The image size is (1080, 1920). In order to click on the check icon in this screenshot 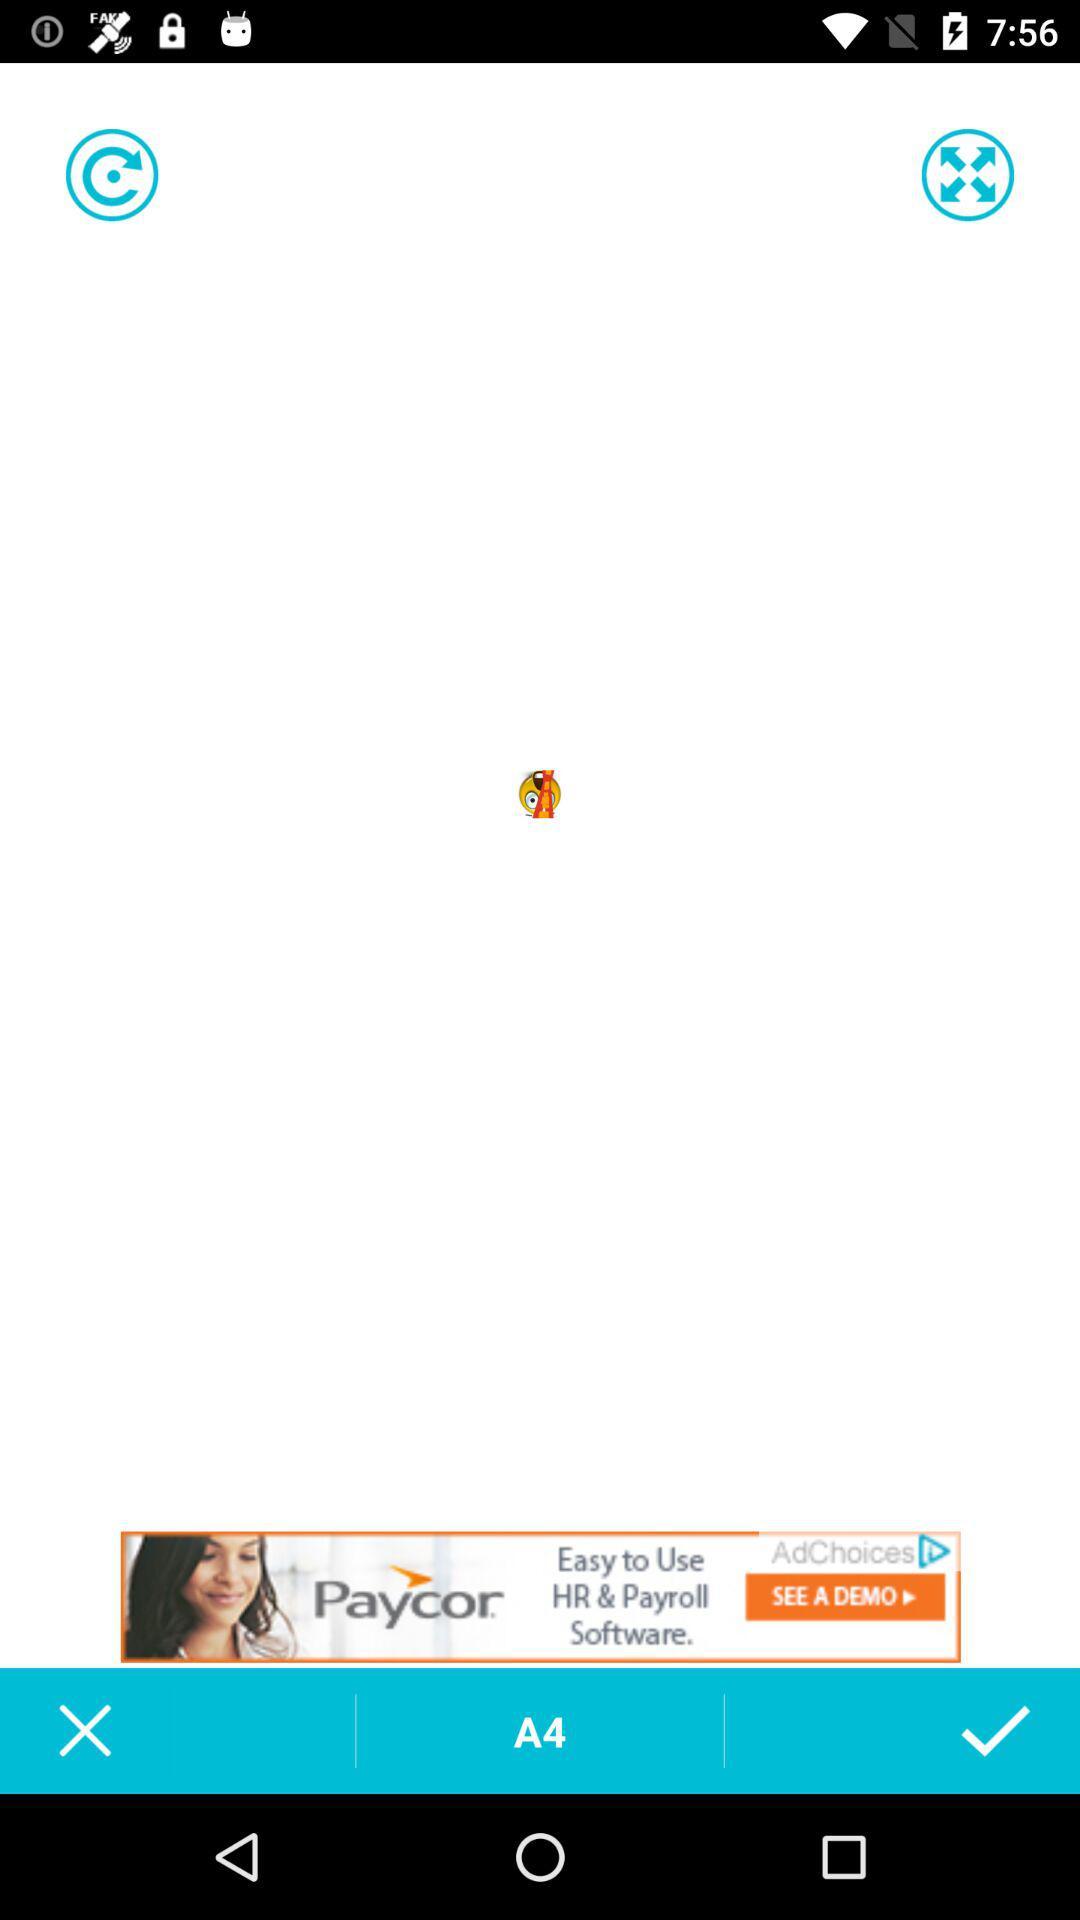, I will do `click(995, 1730)`.